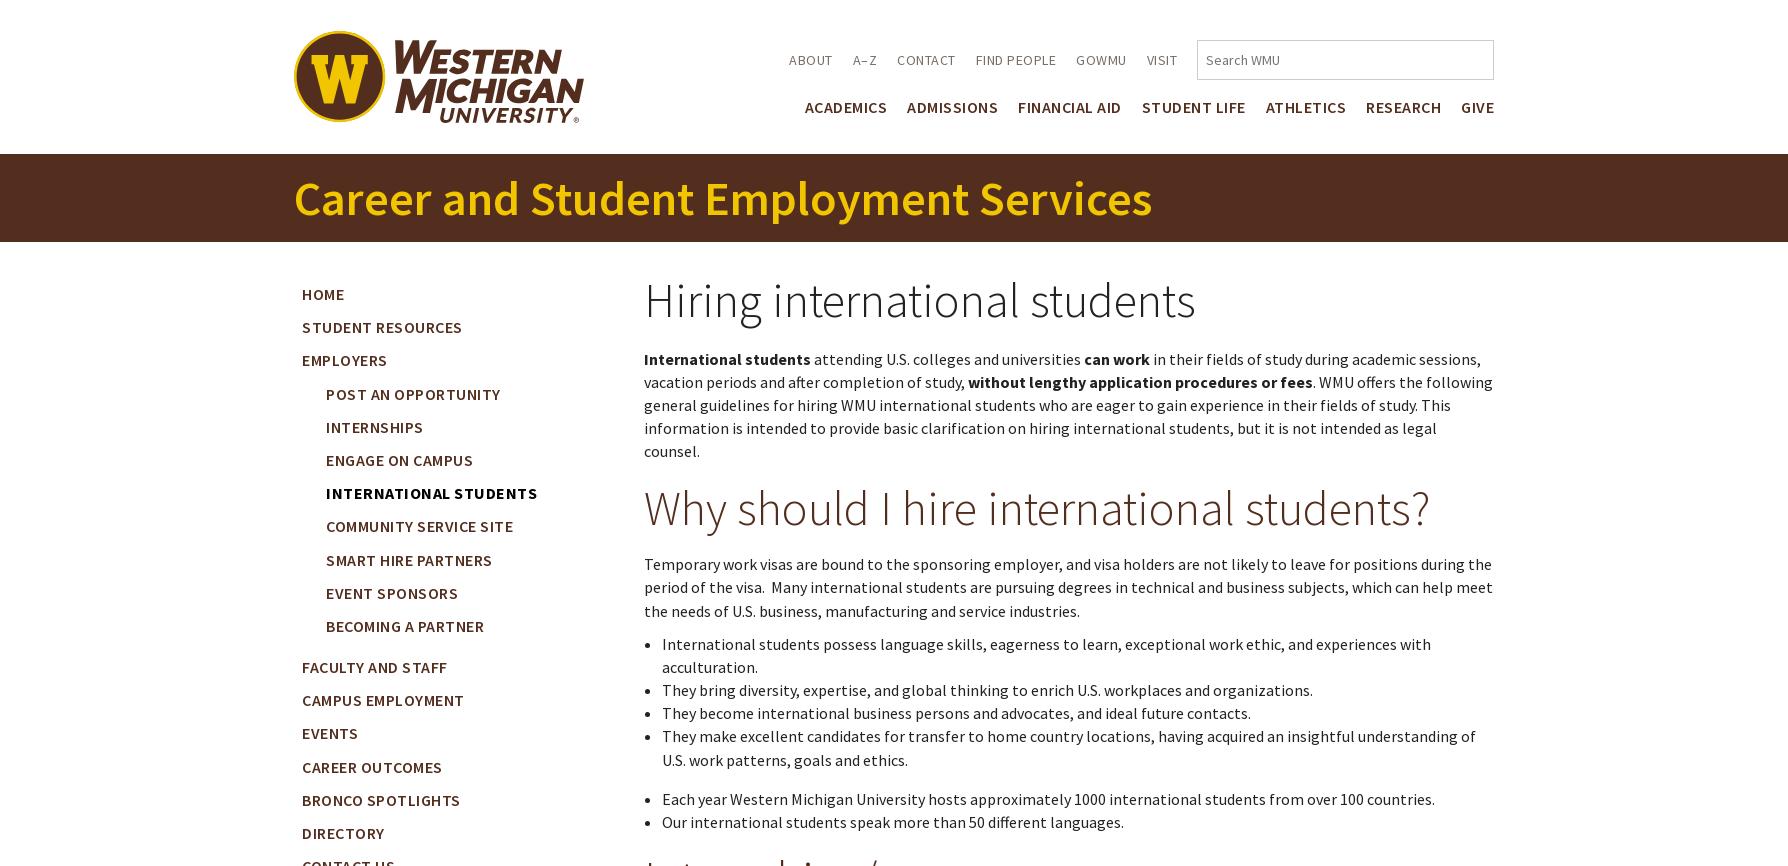 The height and width of the screenshot is (866, 1788). What do you see at coordinates (418, 526) in the screenshot?
I see `'Community Service Site'` at bounding box center [418, 526].